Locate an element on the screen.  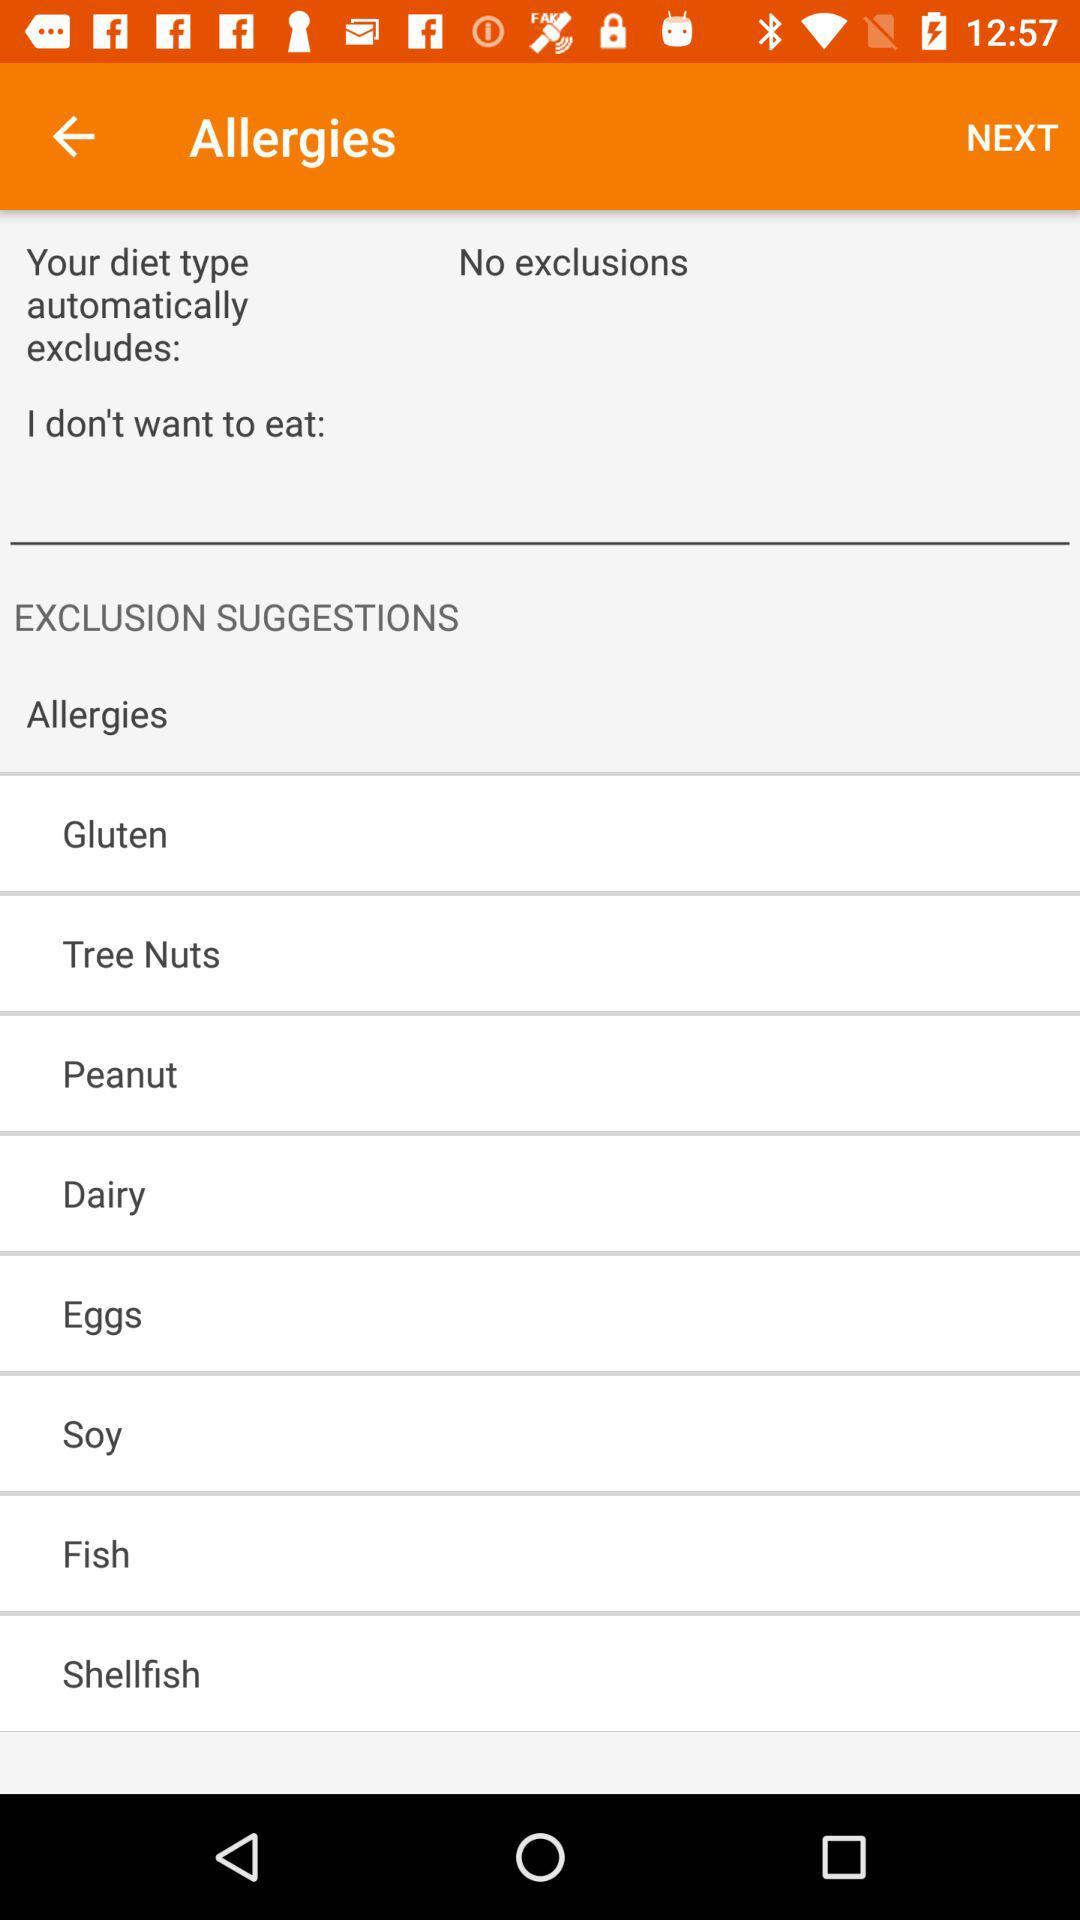
tree nuts item is located at coordinates (482, 952).